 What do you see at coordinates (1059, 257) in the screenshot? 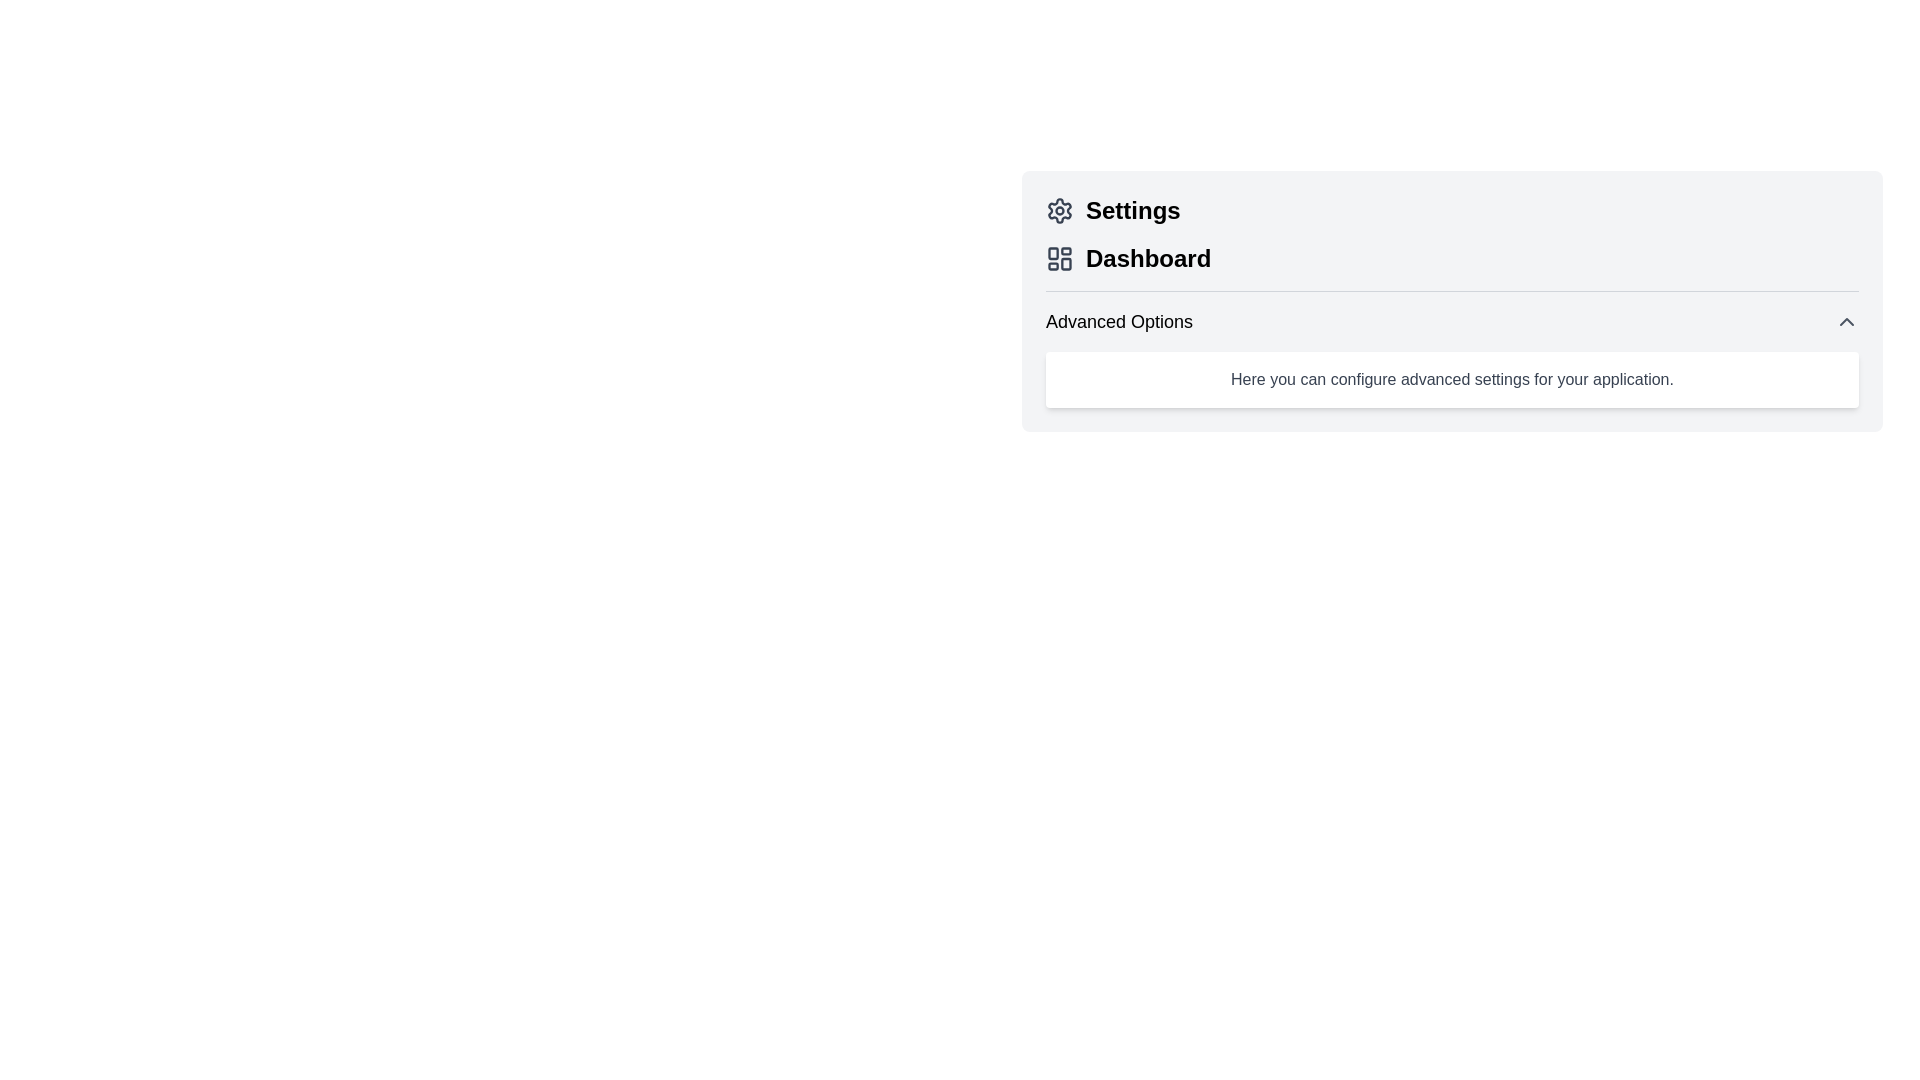
I see `the dashboard icon, which is a simplified design with a 2x2 layout of rectangular sections, located adjacent to the 'Dashboard' label in the sidebar interface` at bounding box center [1059, 257].